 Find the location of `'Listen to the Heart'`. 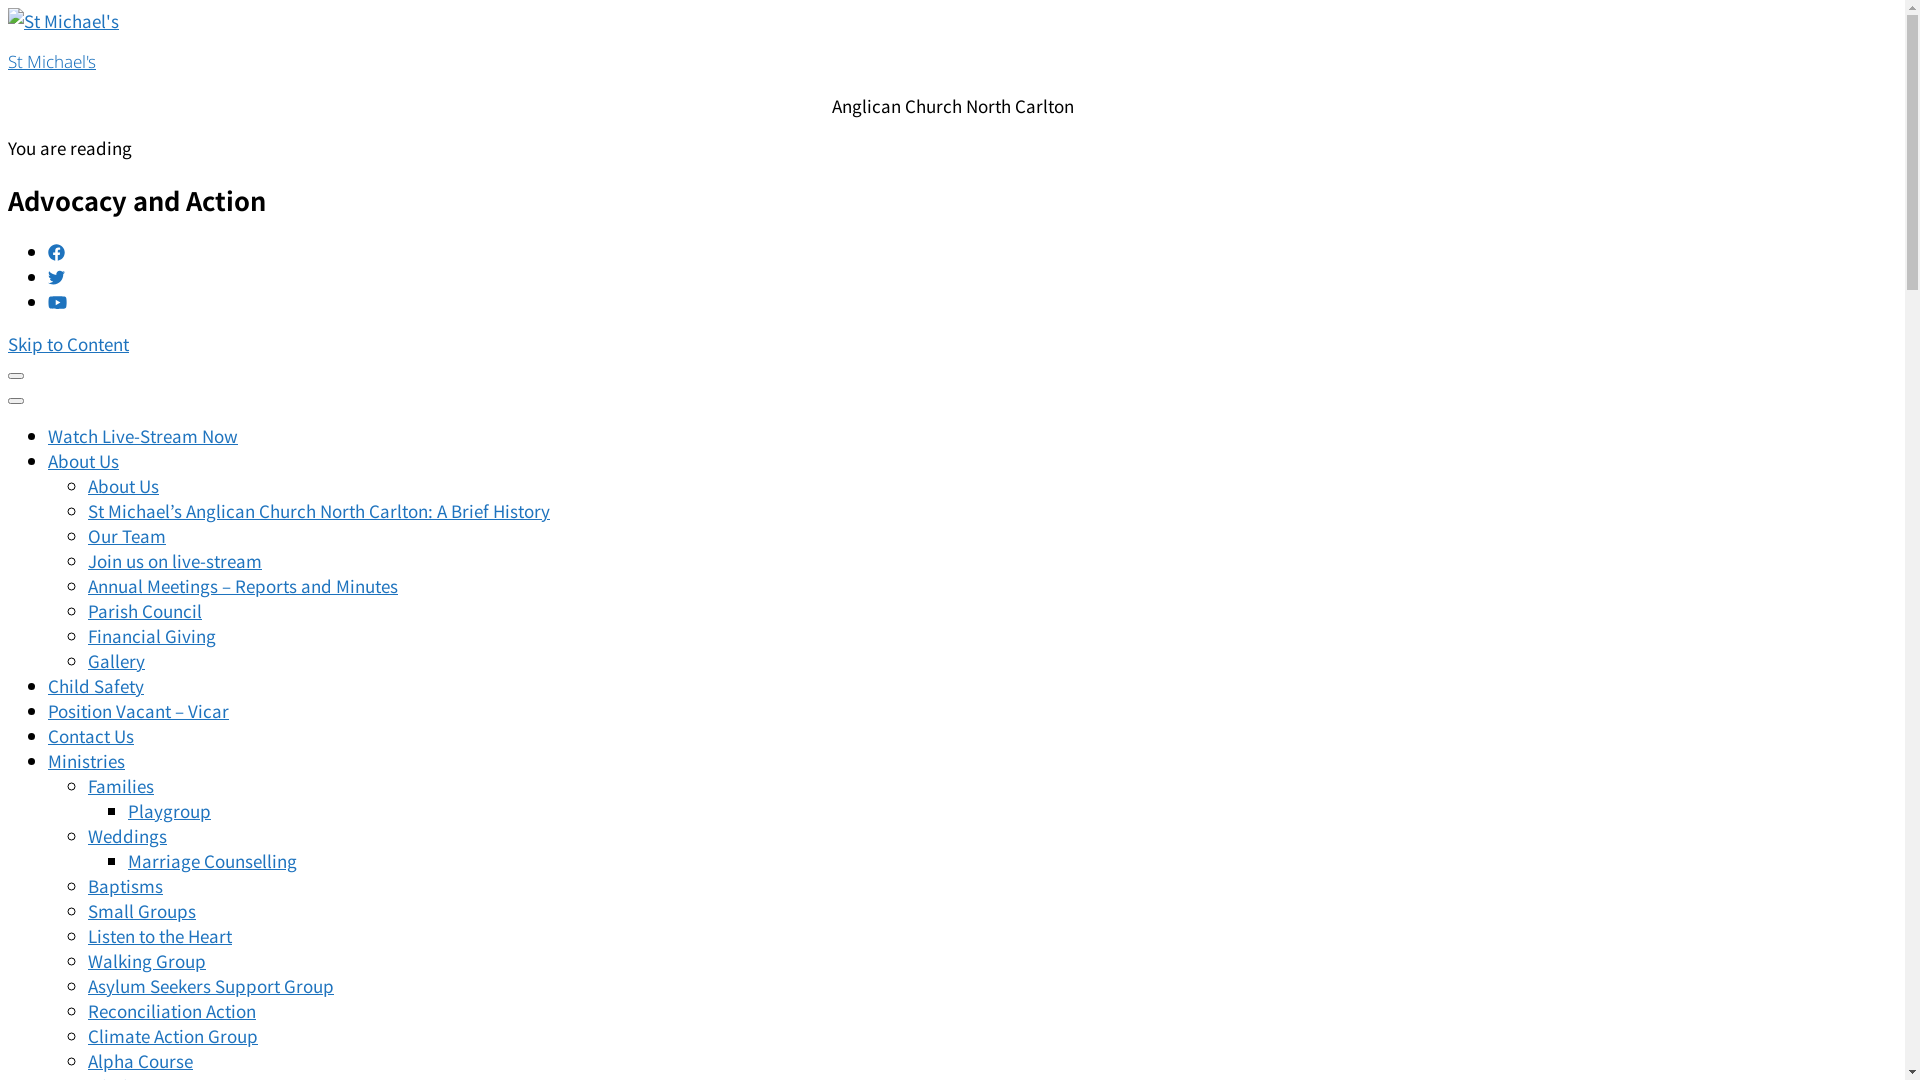

'Listen to the Heart' is located at coordinates (86, 935).